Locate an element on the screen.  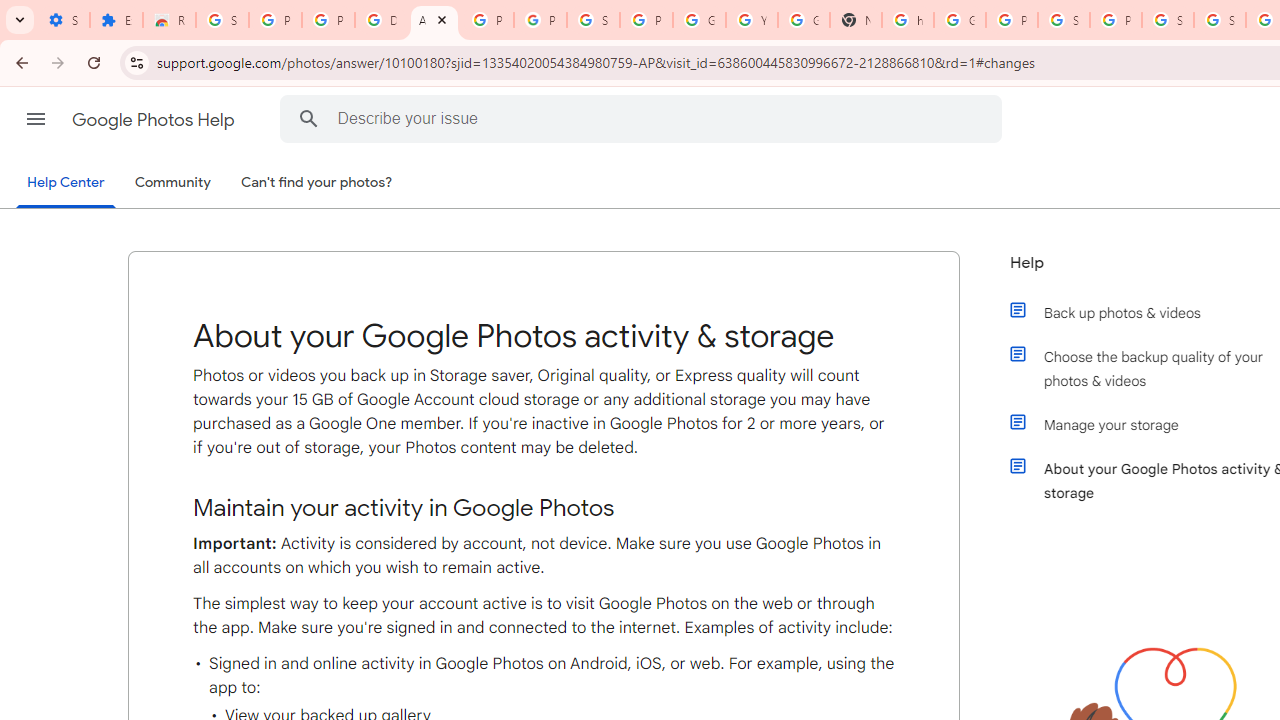
'Settings - On startup' is located at coordinates (63, 20).